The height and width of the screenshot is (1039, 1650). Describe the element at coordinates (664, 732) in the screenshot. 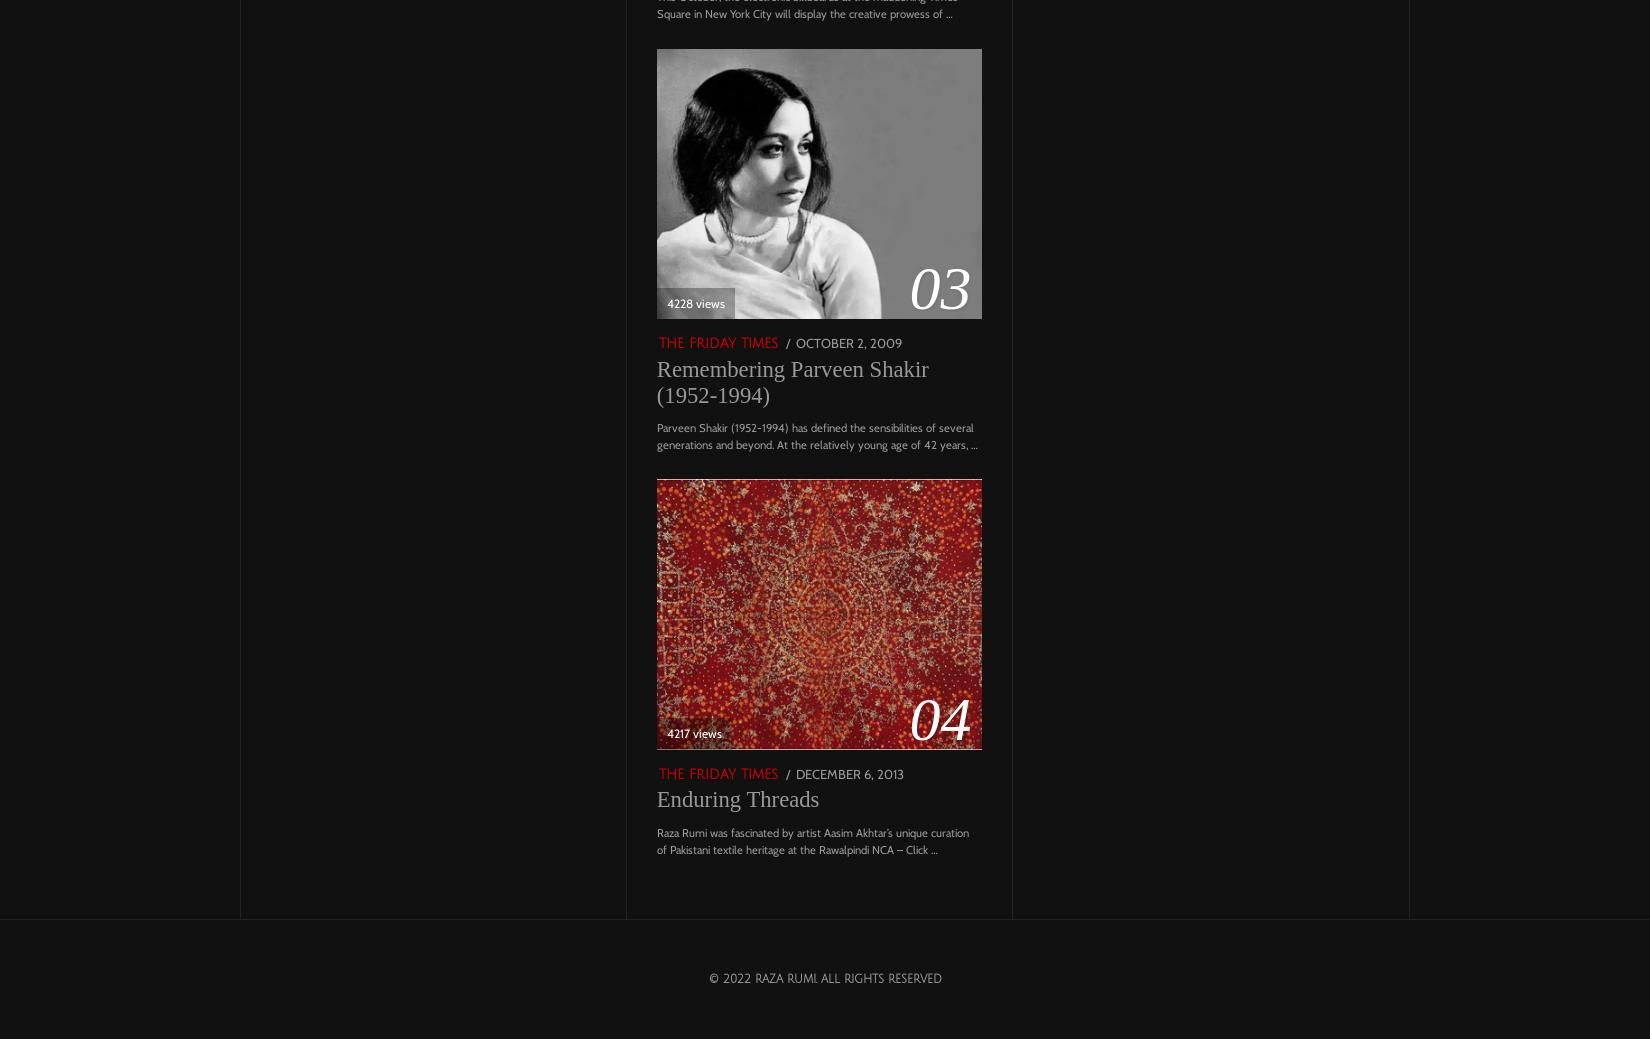

I see `'4217 views'` at that location.